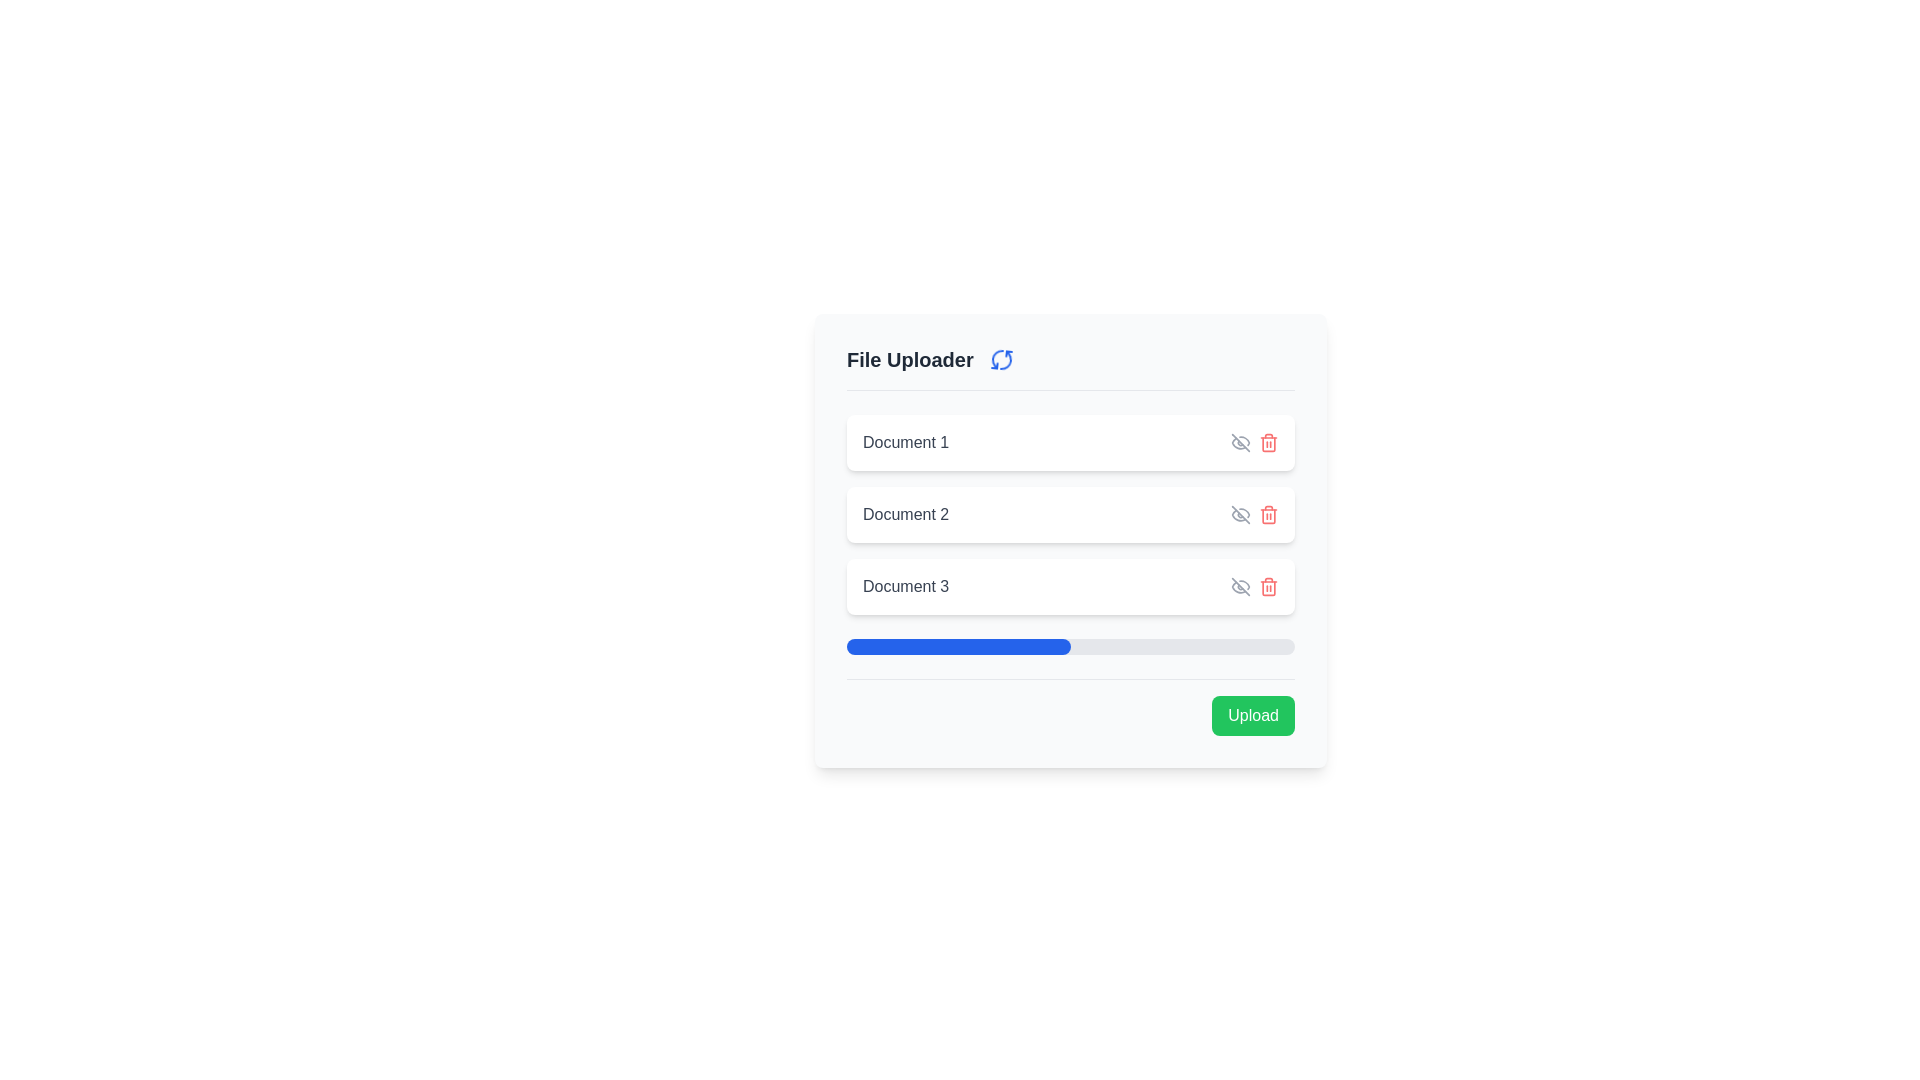 This screenshot has height=1080, width=1920. Describe the element at coordinates (905, 585) in the screenshot. I see `the text label that identifies the document in the 'File Uploader' section, located beneath 'Document 1' and 'Document 2'` at that location.